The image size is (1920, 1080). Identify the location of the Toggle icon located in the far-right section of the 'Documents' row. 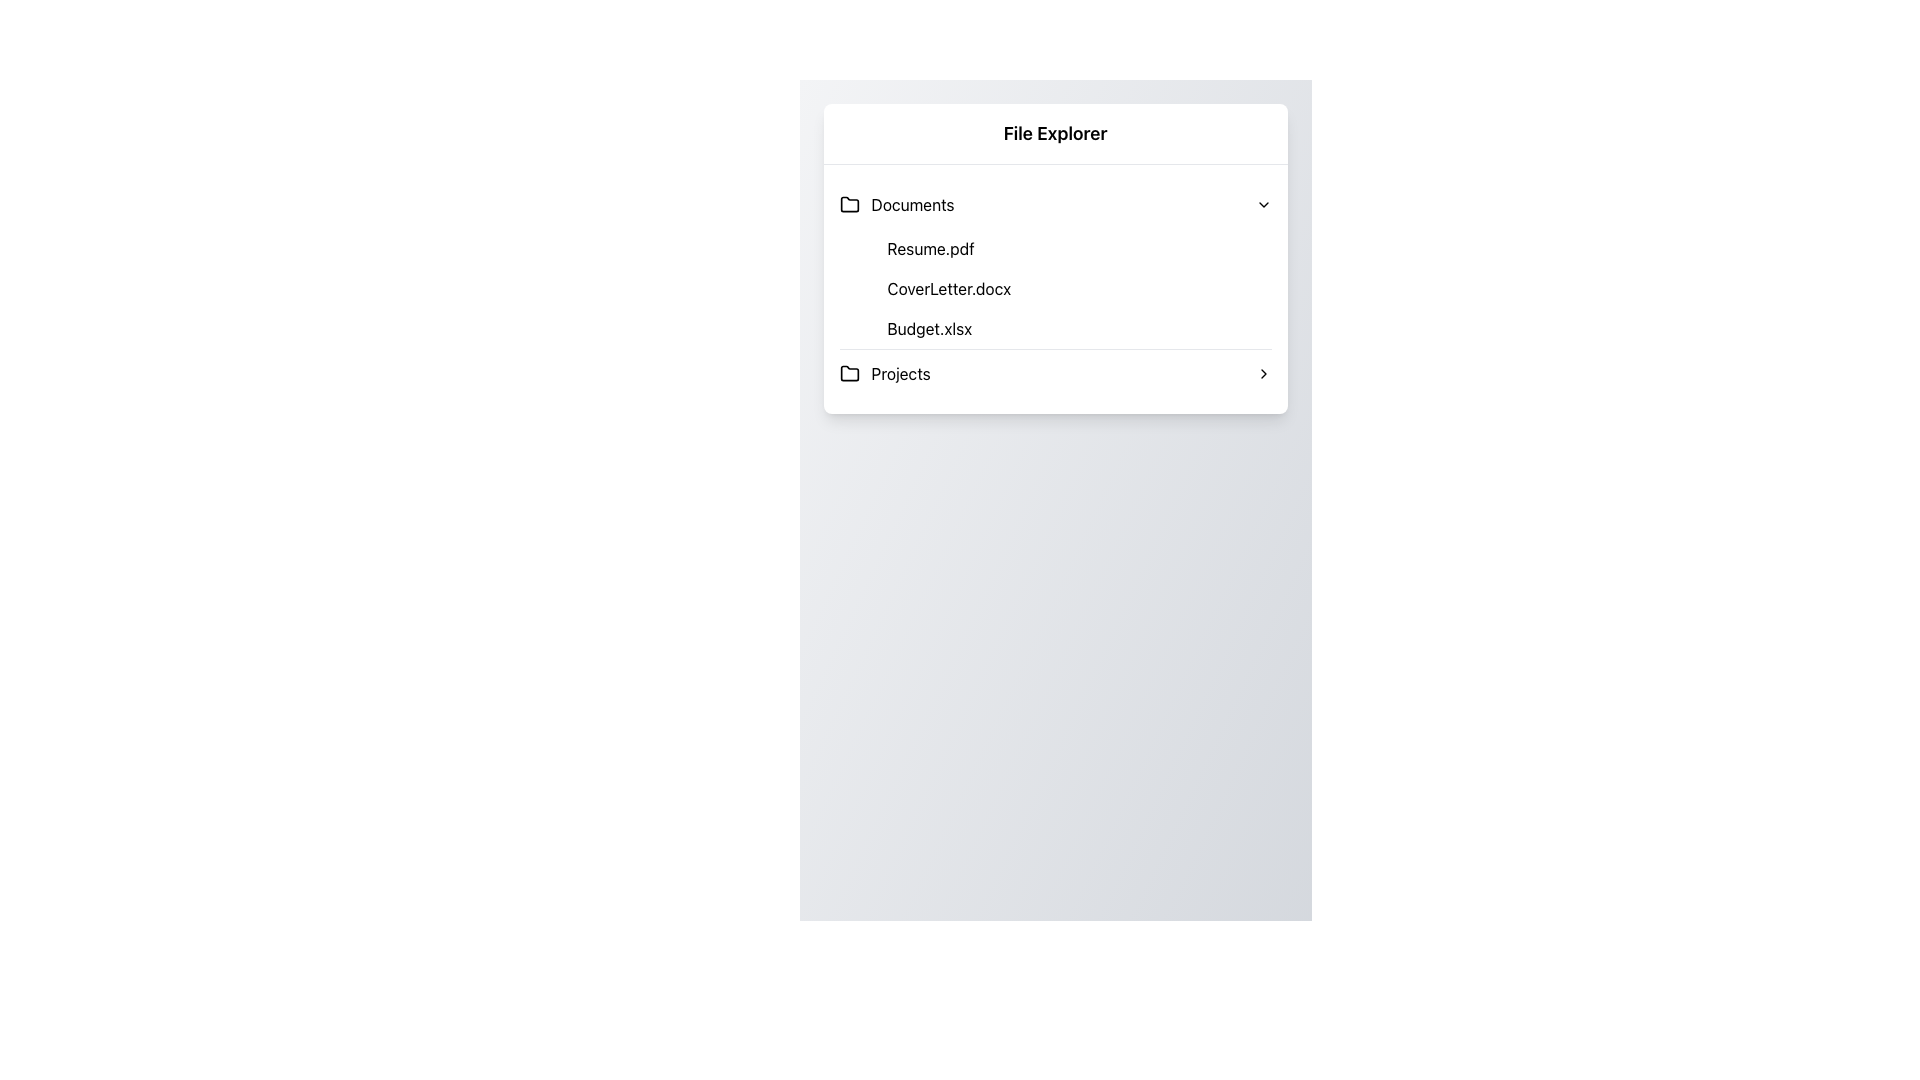
(1262, 204).